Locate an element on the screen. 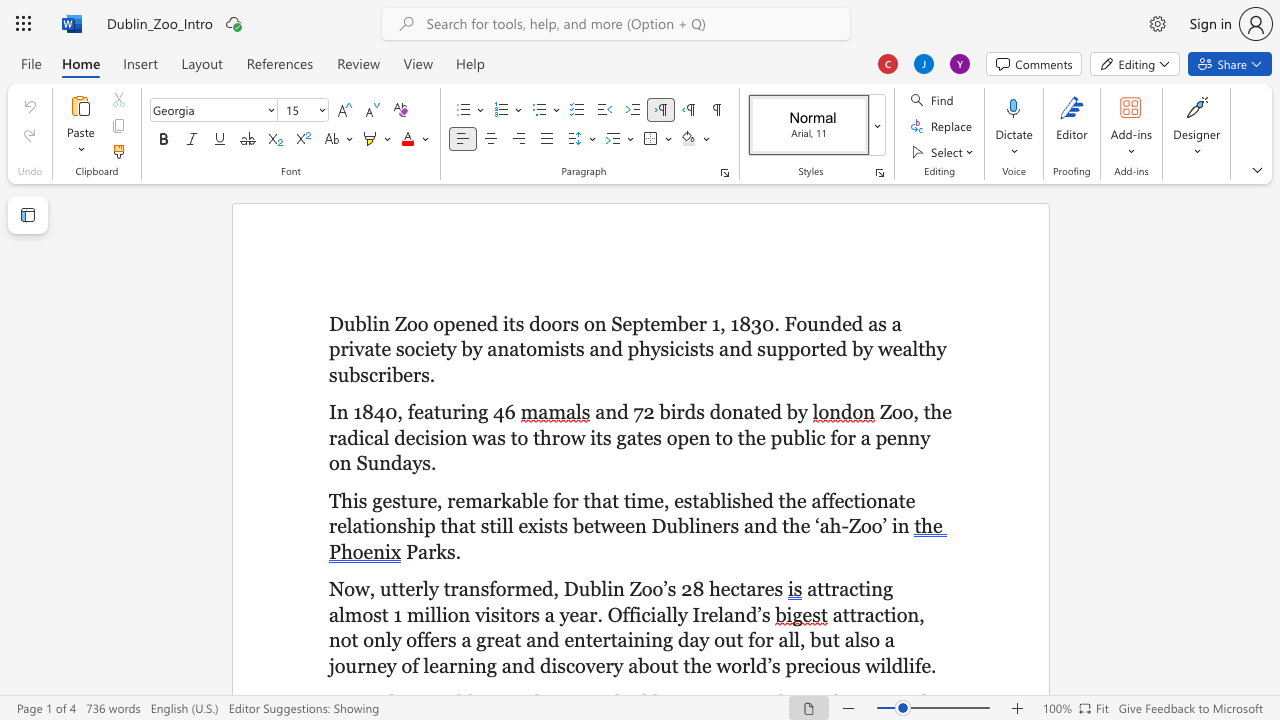 The image size is (1280, 720). the 2th character "h" in the text is located at coordinates (411, 525).